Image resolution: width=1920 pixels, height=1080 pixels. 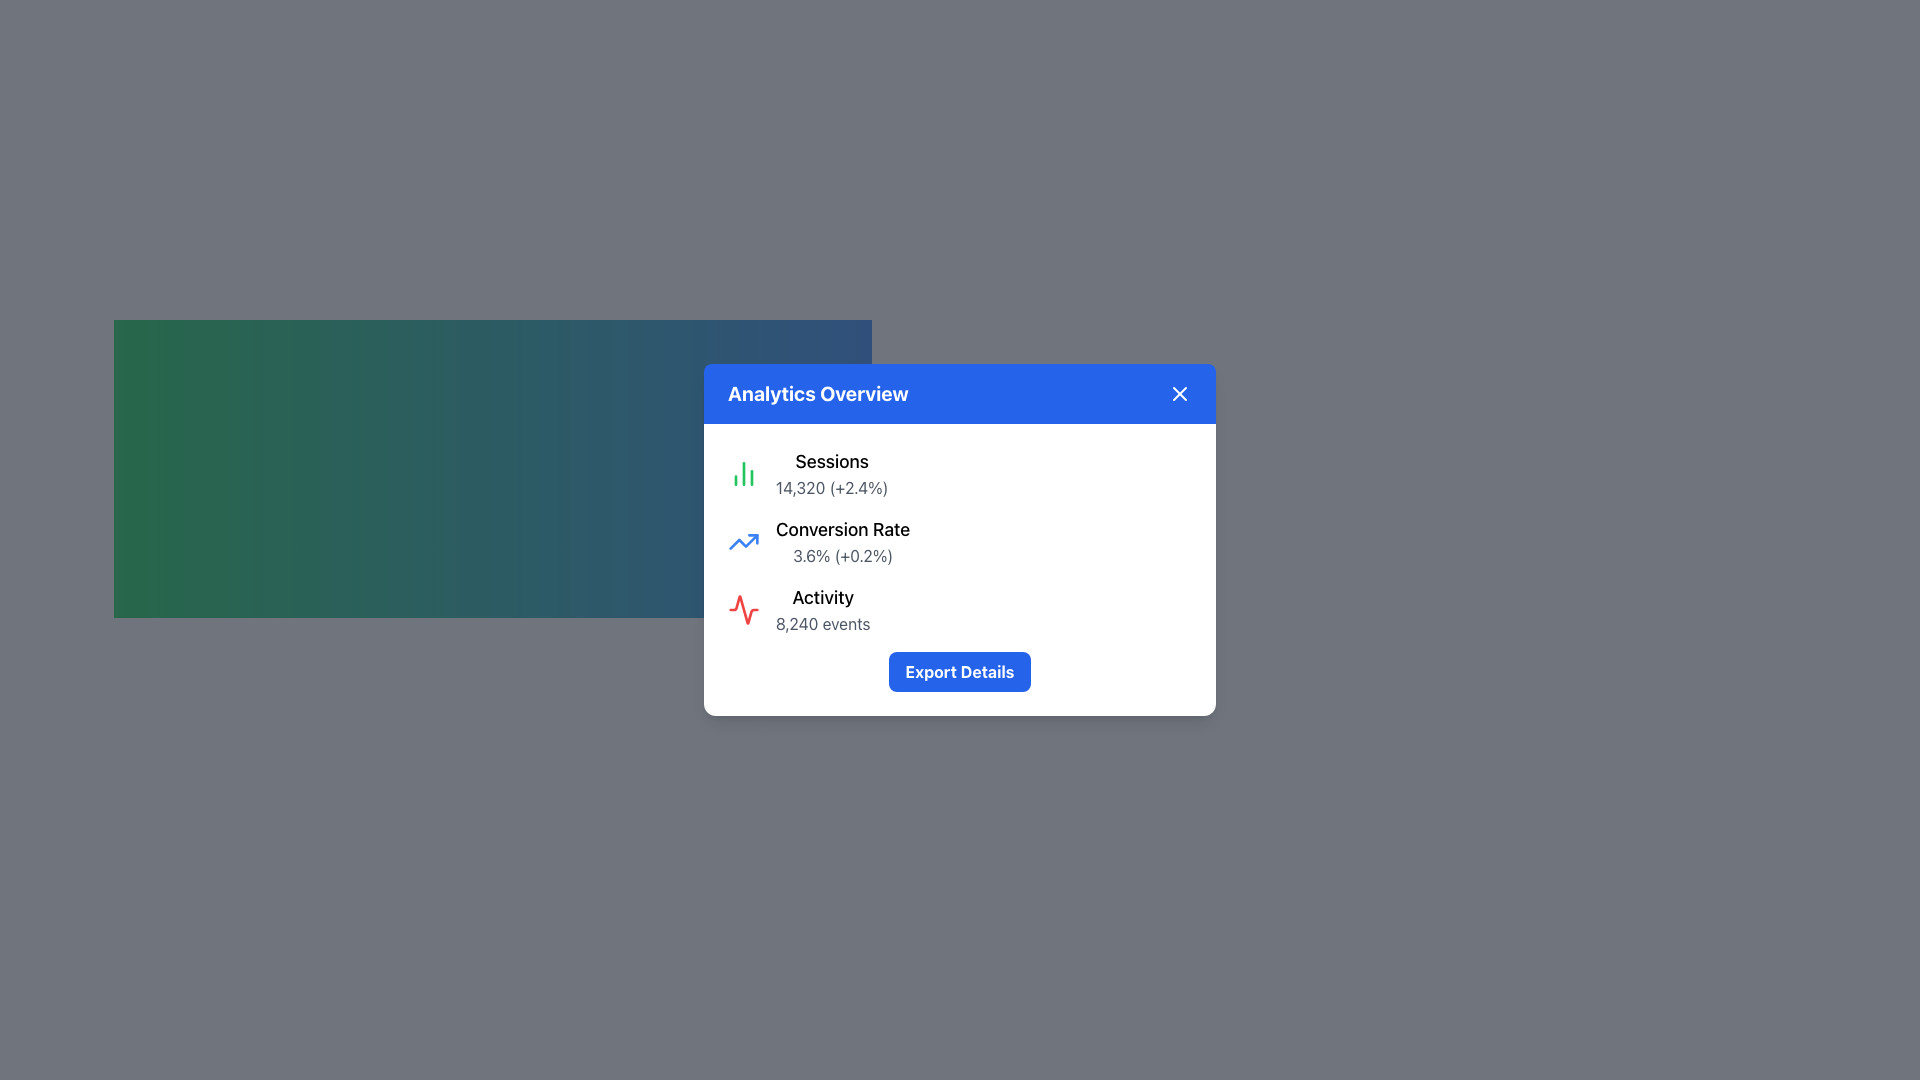 I want to click on the 'Activity' label displayed in bold black font within the white card titled 'Analytics Overview', located above the '8,240 events' text, so click(x=823, y=596).